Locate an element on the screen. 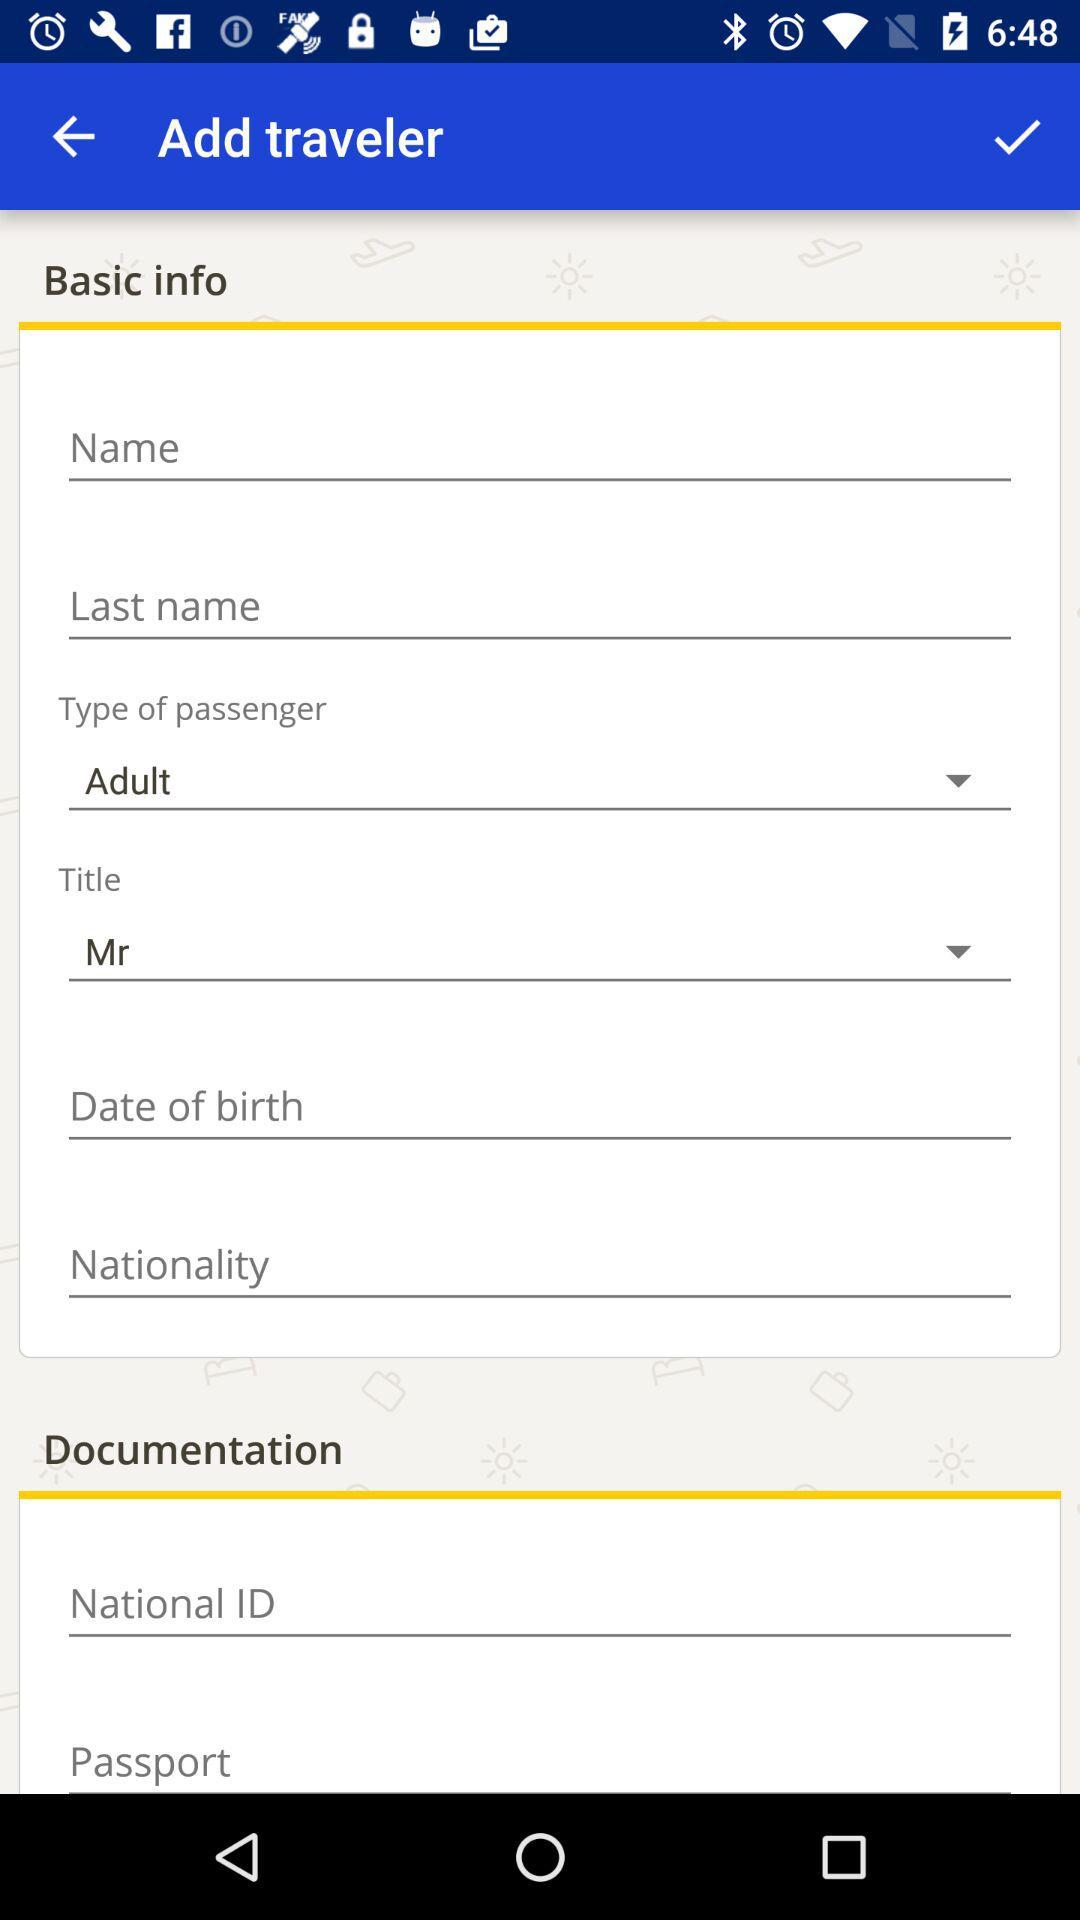  the app to the right of add traveler is located at coordinates (1017, 135).